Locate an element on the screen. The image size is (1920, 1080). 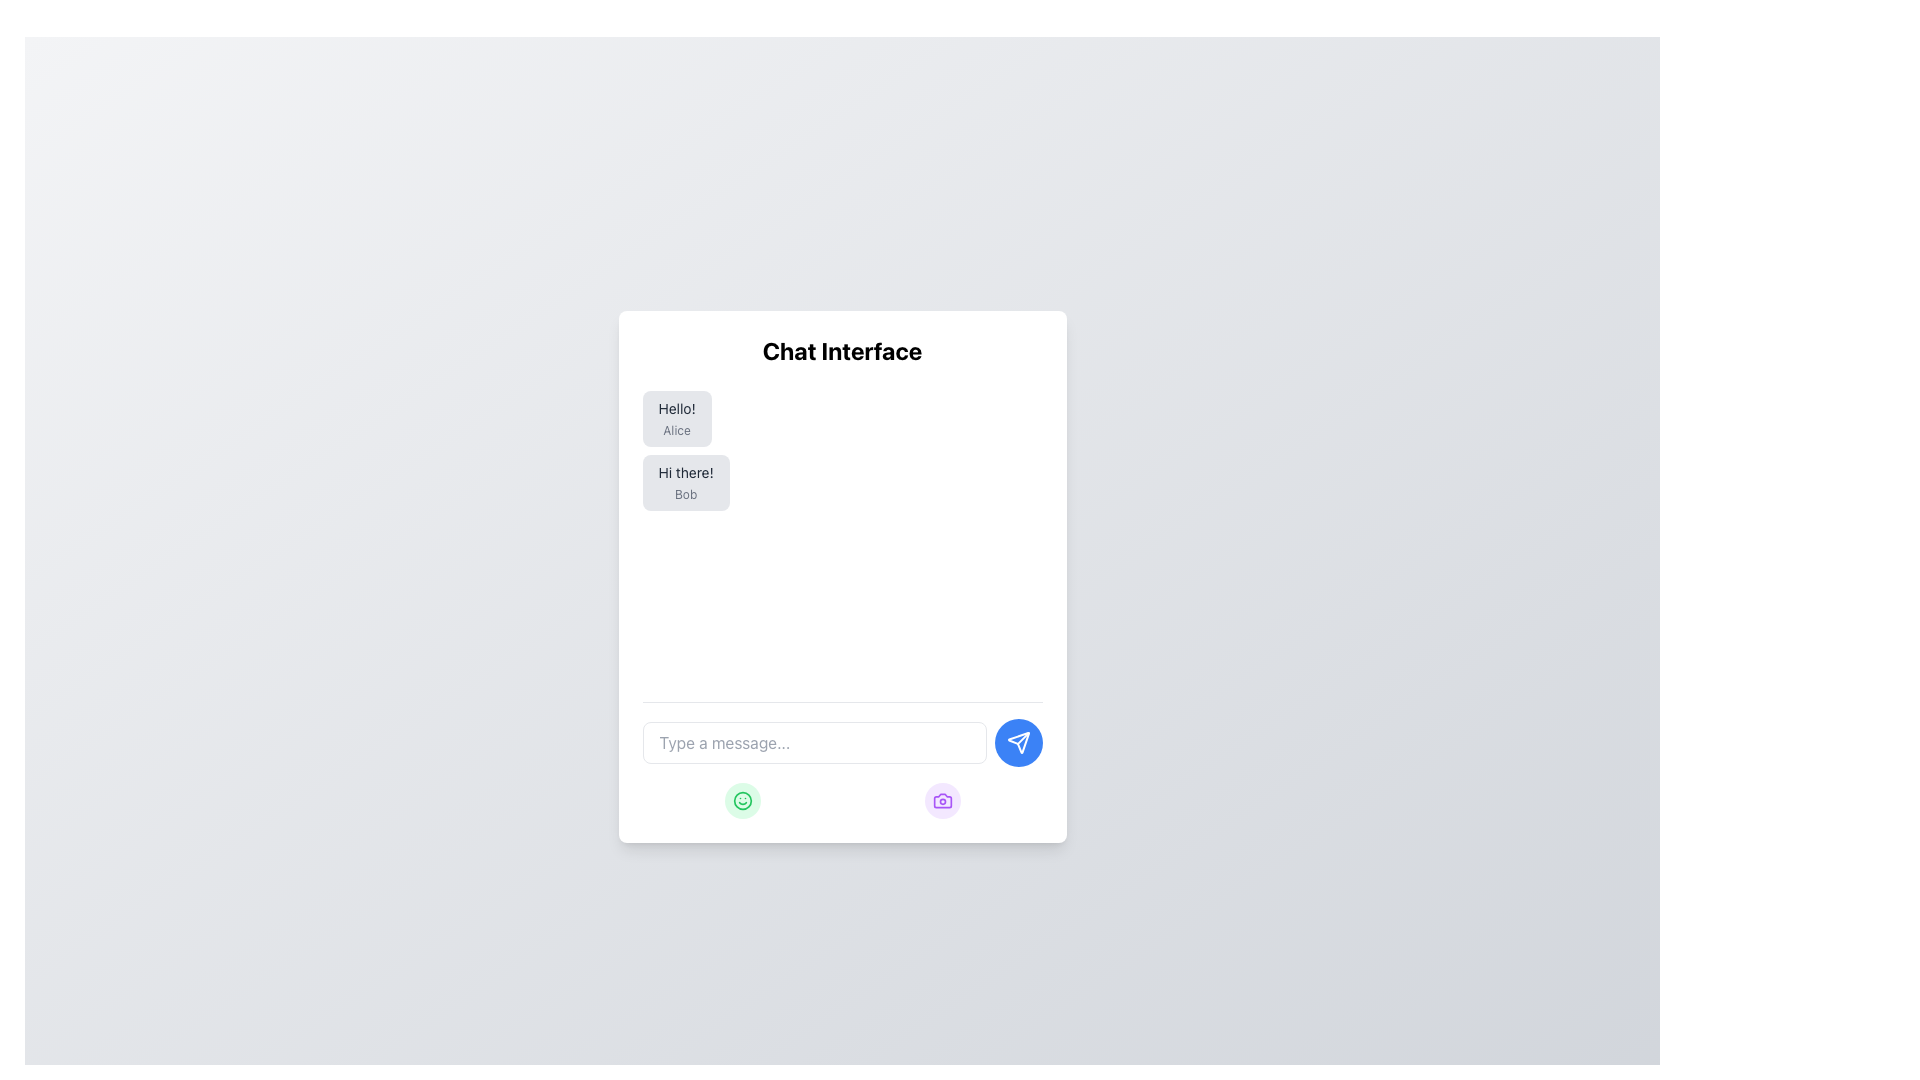
the Text Label displaying the name of the sender in the chat interface, located at the bottom of the chat bubble under the greeting text 'Hello!' is located at coordinates (677, 430).